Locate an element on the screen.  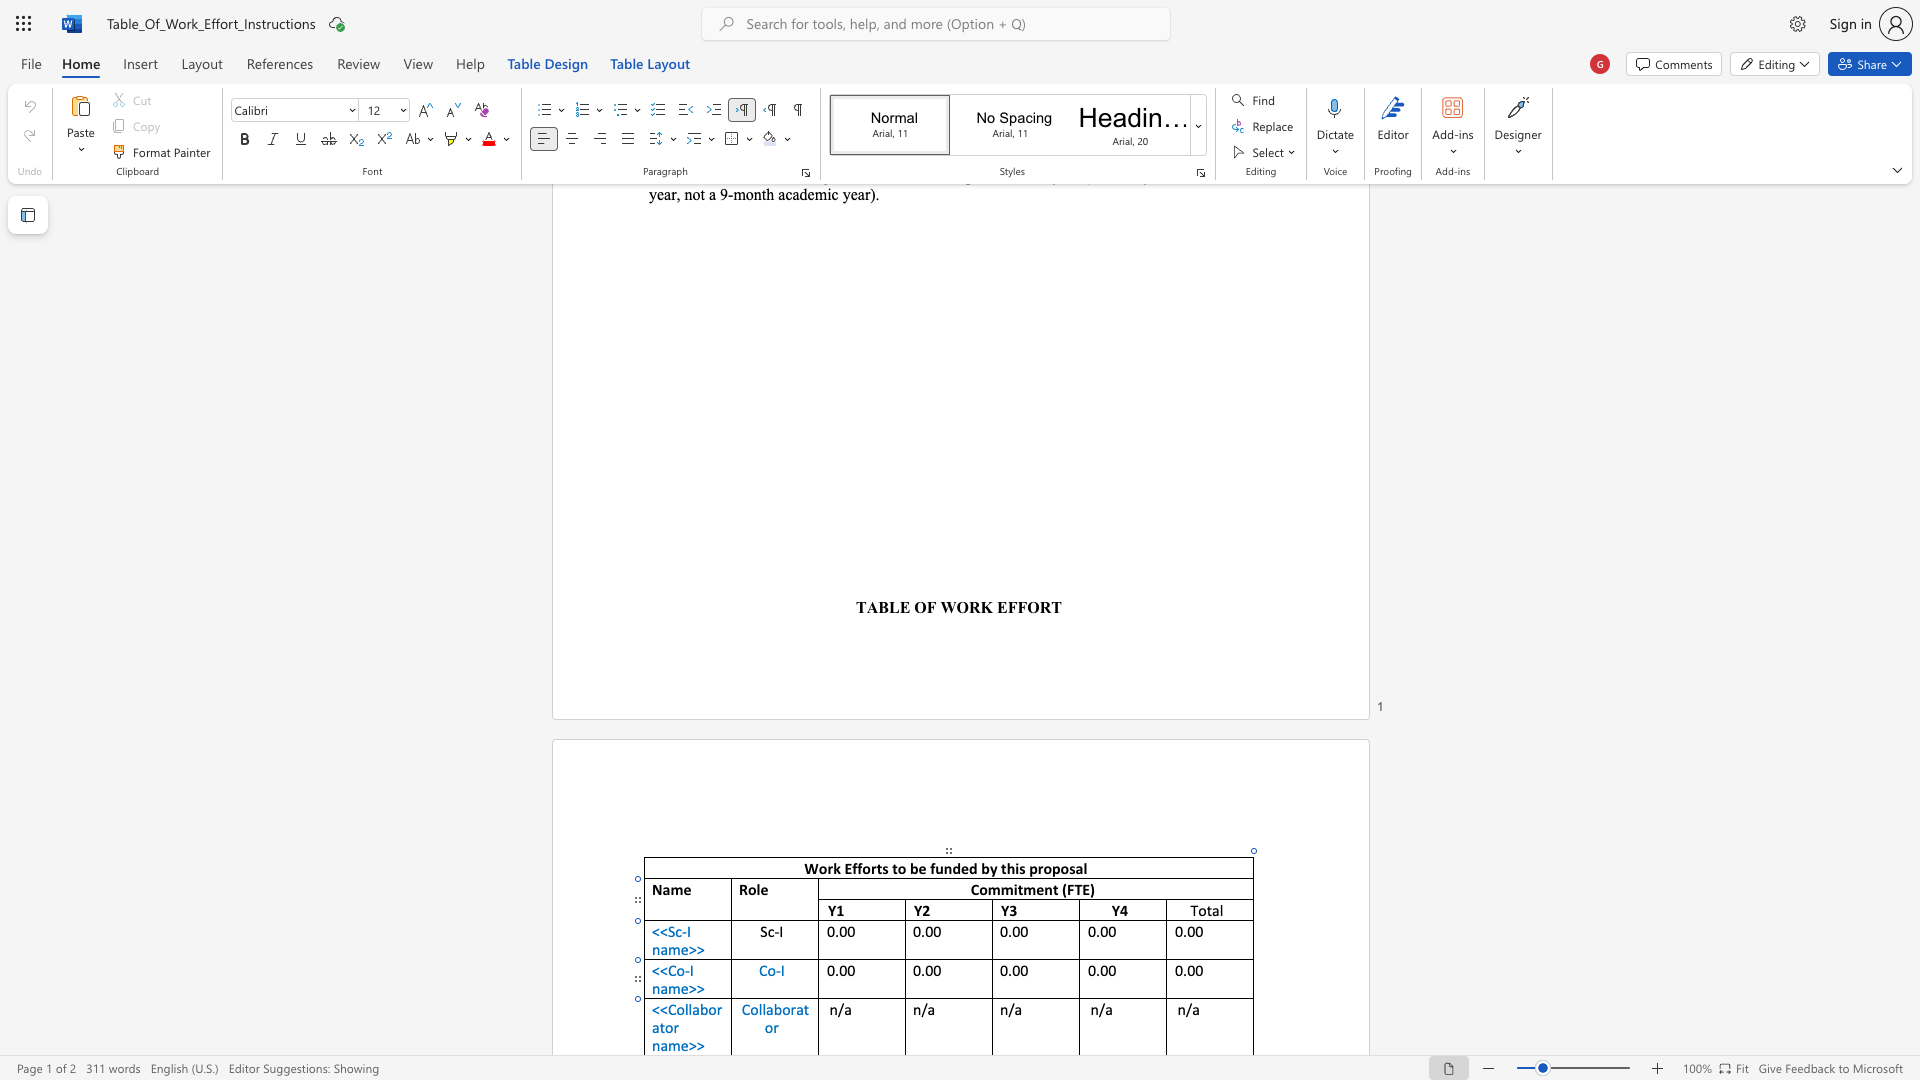
the space between the continuous character "a" and "t" in the text is located at coordinates (659, 1027).